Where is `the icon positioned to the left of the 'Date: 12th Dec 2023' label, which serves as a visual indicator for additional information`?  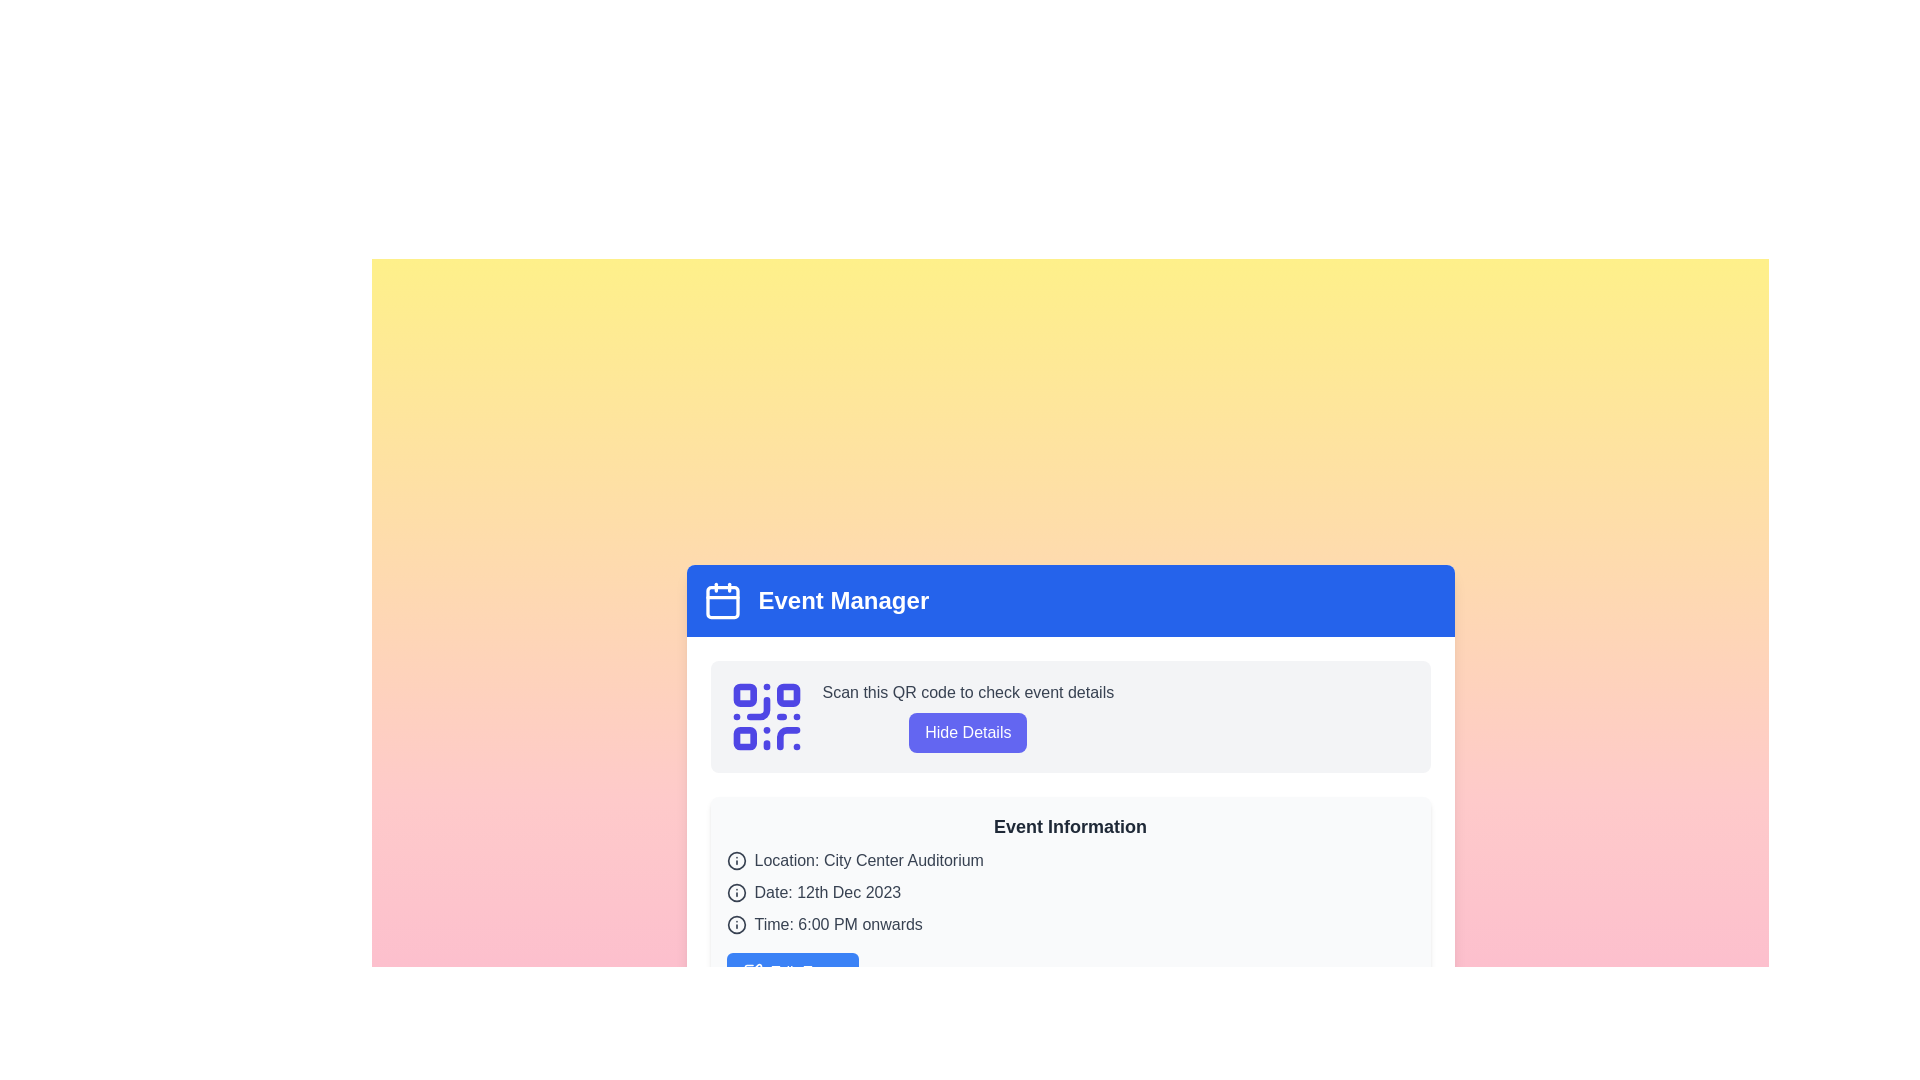
the icon positioned to the left of the 'Date: 12th Dec 2023' label, which serves as a visual indicator for additional information is located at coordinates (735, 892).